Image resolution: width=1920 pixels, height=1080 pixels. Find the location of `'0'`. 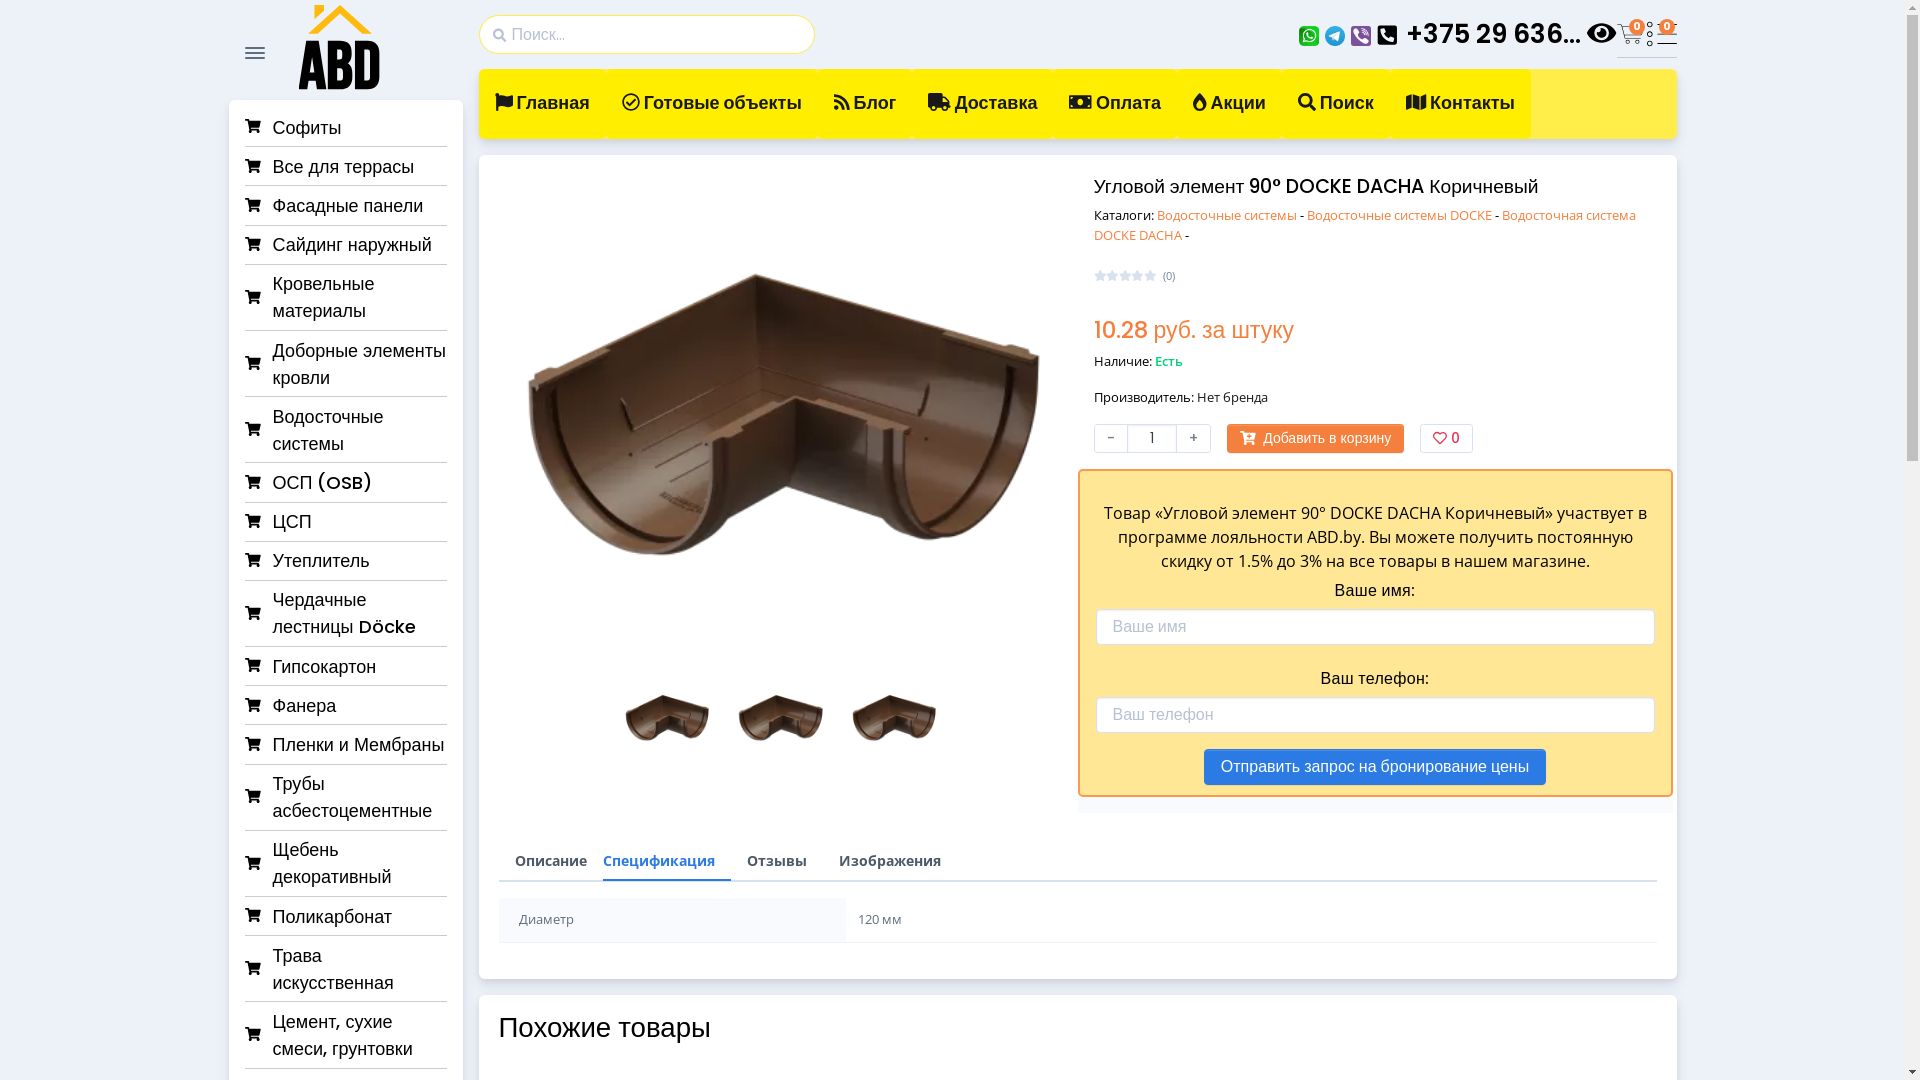

'0' is located at coordinates (1631, 34).